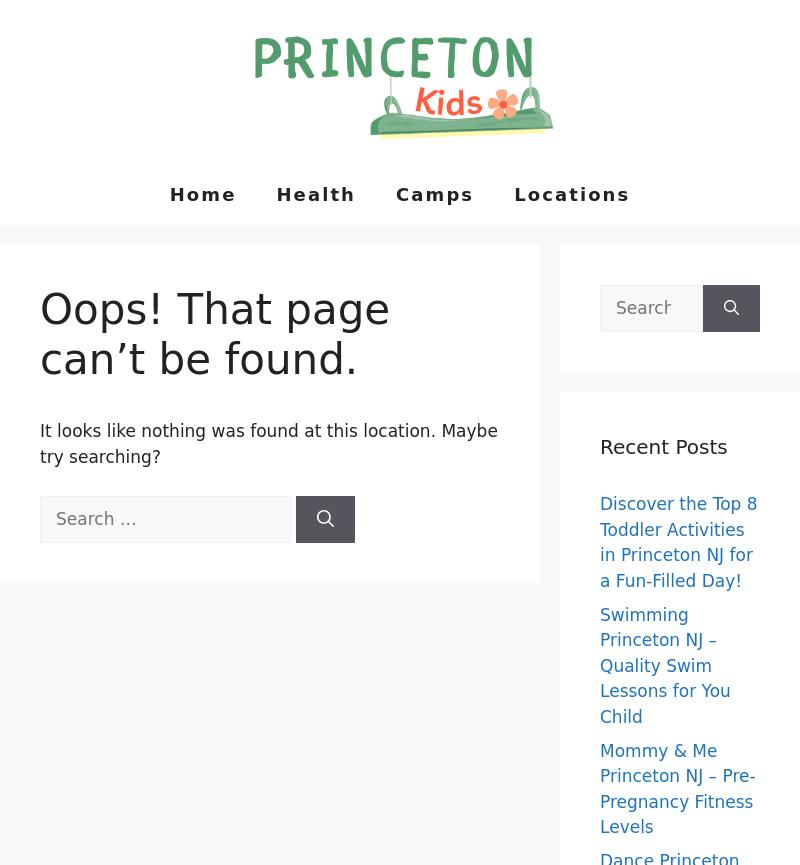  I want to click on 'Home', so click(202, 192).